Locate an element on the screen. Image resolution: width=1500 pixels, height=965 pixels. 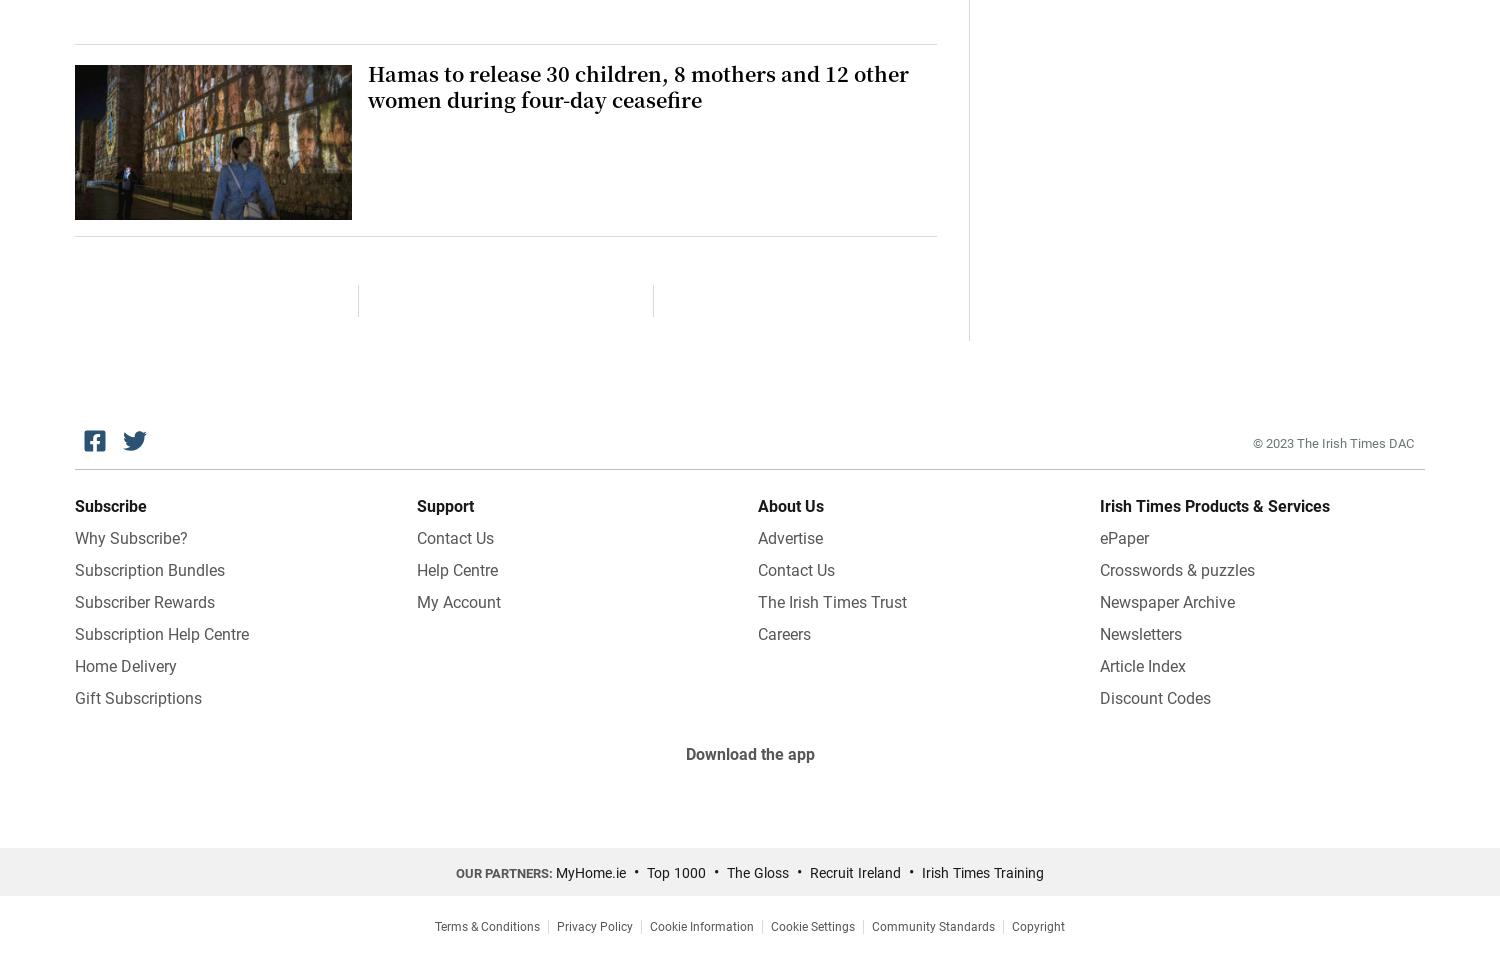
'Subscriber Rewards' is located at coordinates (145, 600).